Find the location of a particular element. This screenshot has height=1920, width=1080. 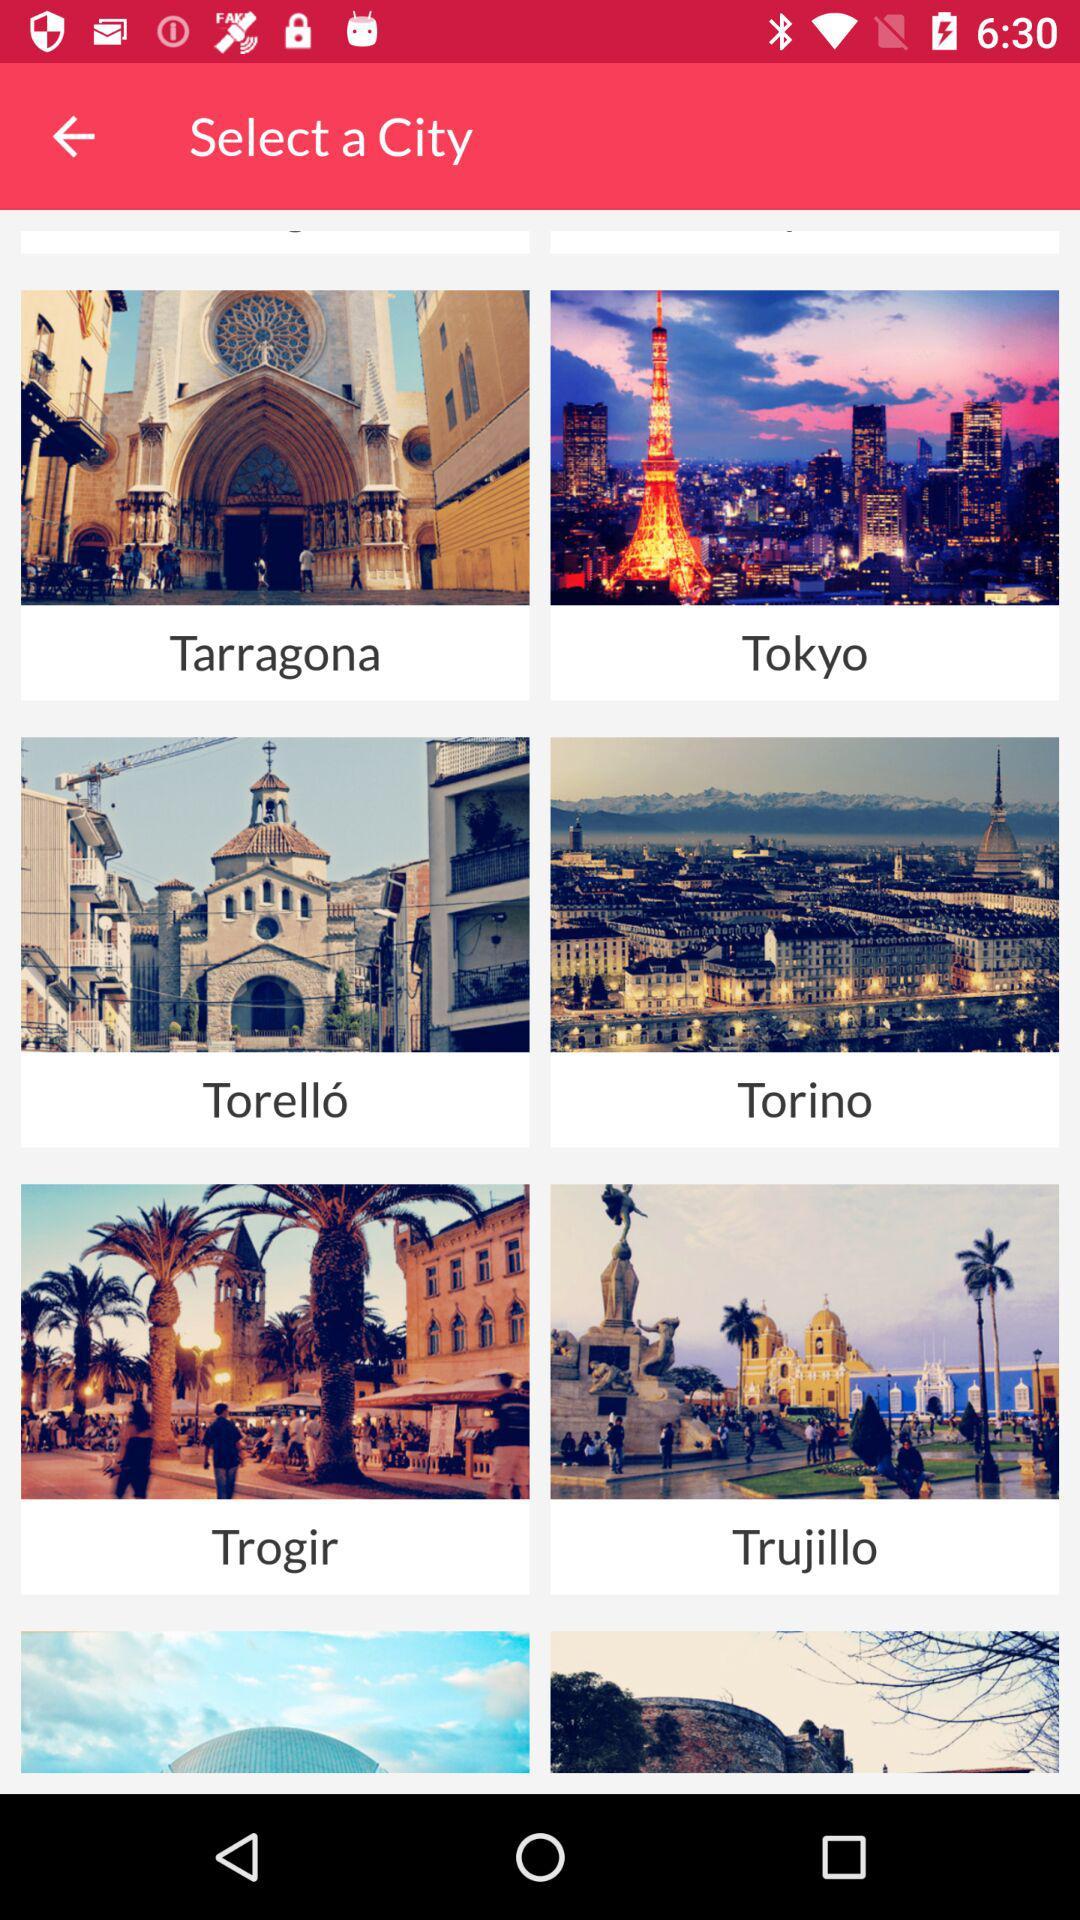

item to the left of the select a city is located at coordinates (72, 135).